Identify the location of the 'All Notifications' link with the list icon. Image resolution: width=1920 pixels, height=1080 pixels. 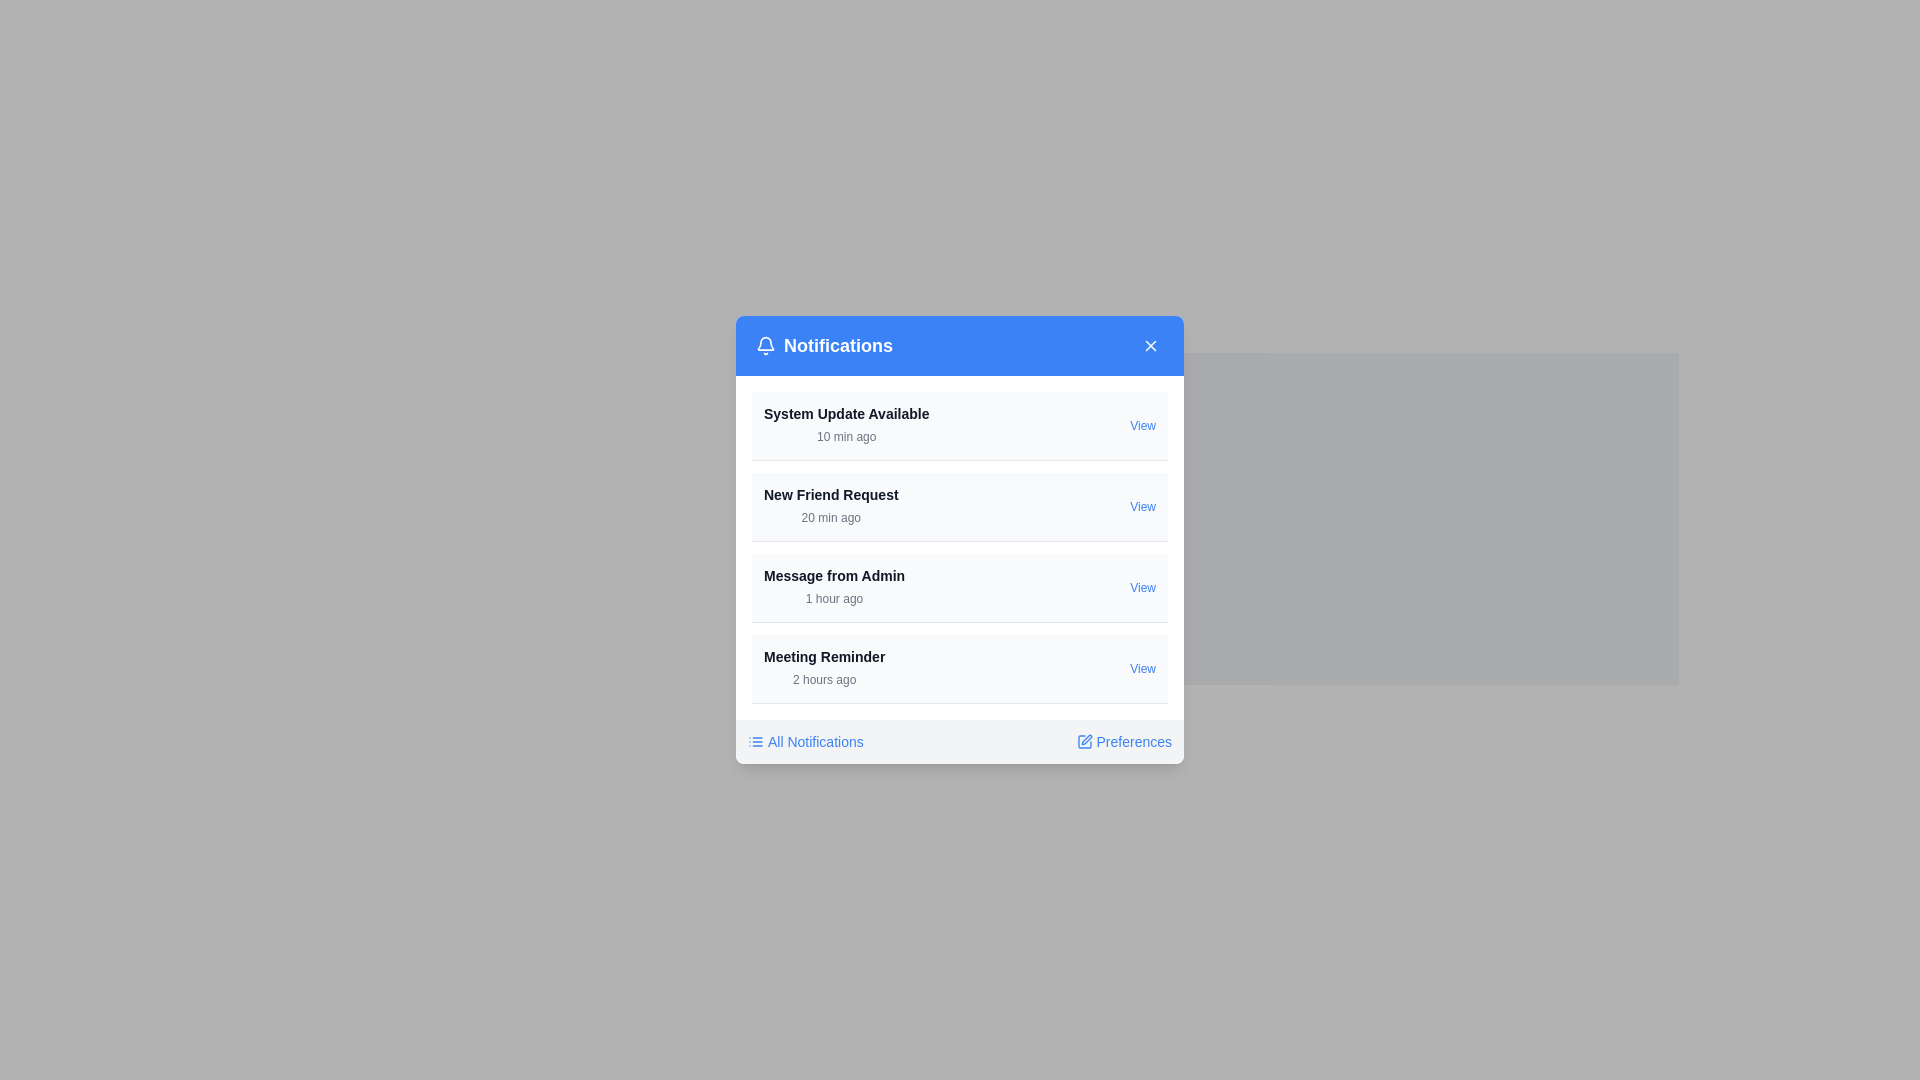
(805, 741).